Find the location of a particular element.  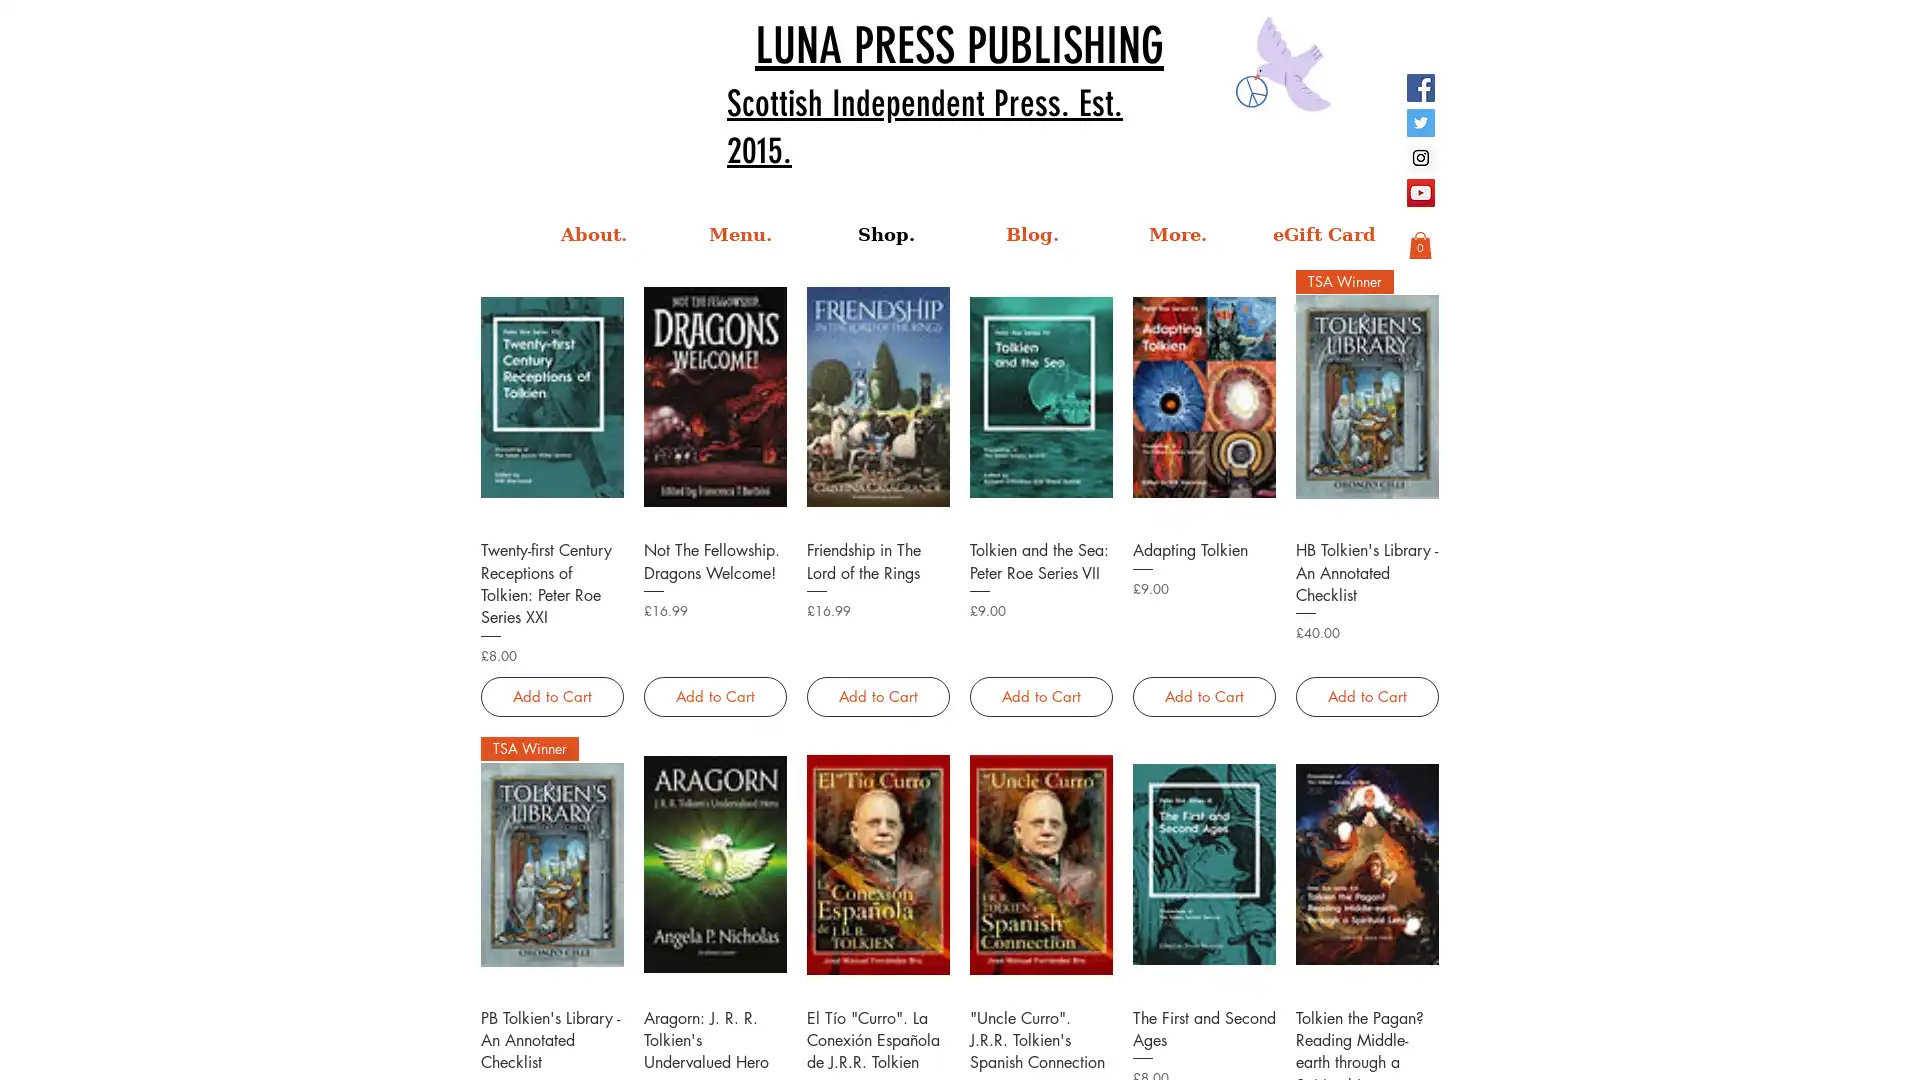

Cart with 0 items is located at coordinates (1419, 244).